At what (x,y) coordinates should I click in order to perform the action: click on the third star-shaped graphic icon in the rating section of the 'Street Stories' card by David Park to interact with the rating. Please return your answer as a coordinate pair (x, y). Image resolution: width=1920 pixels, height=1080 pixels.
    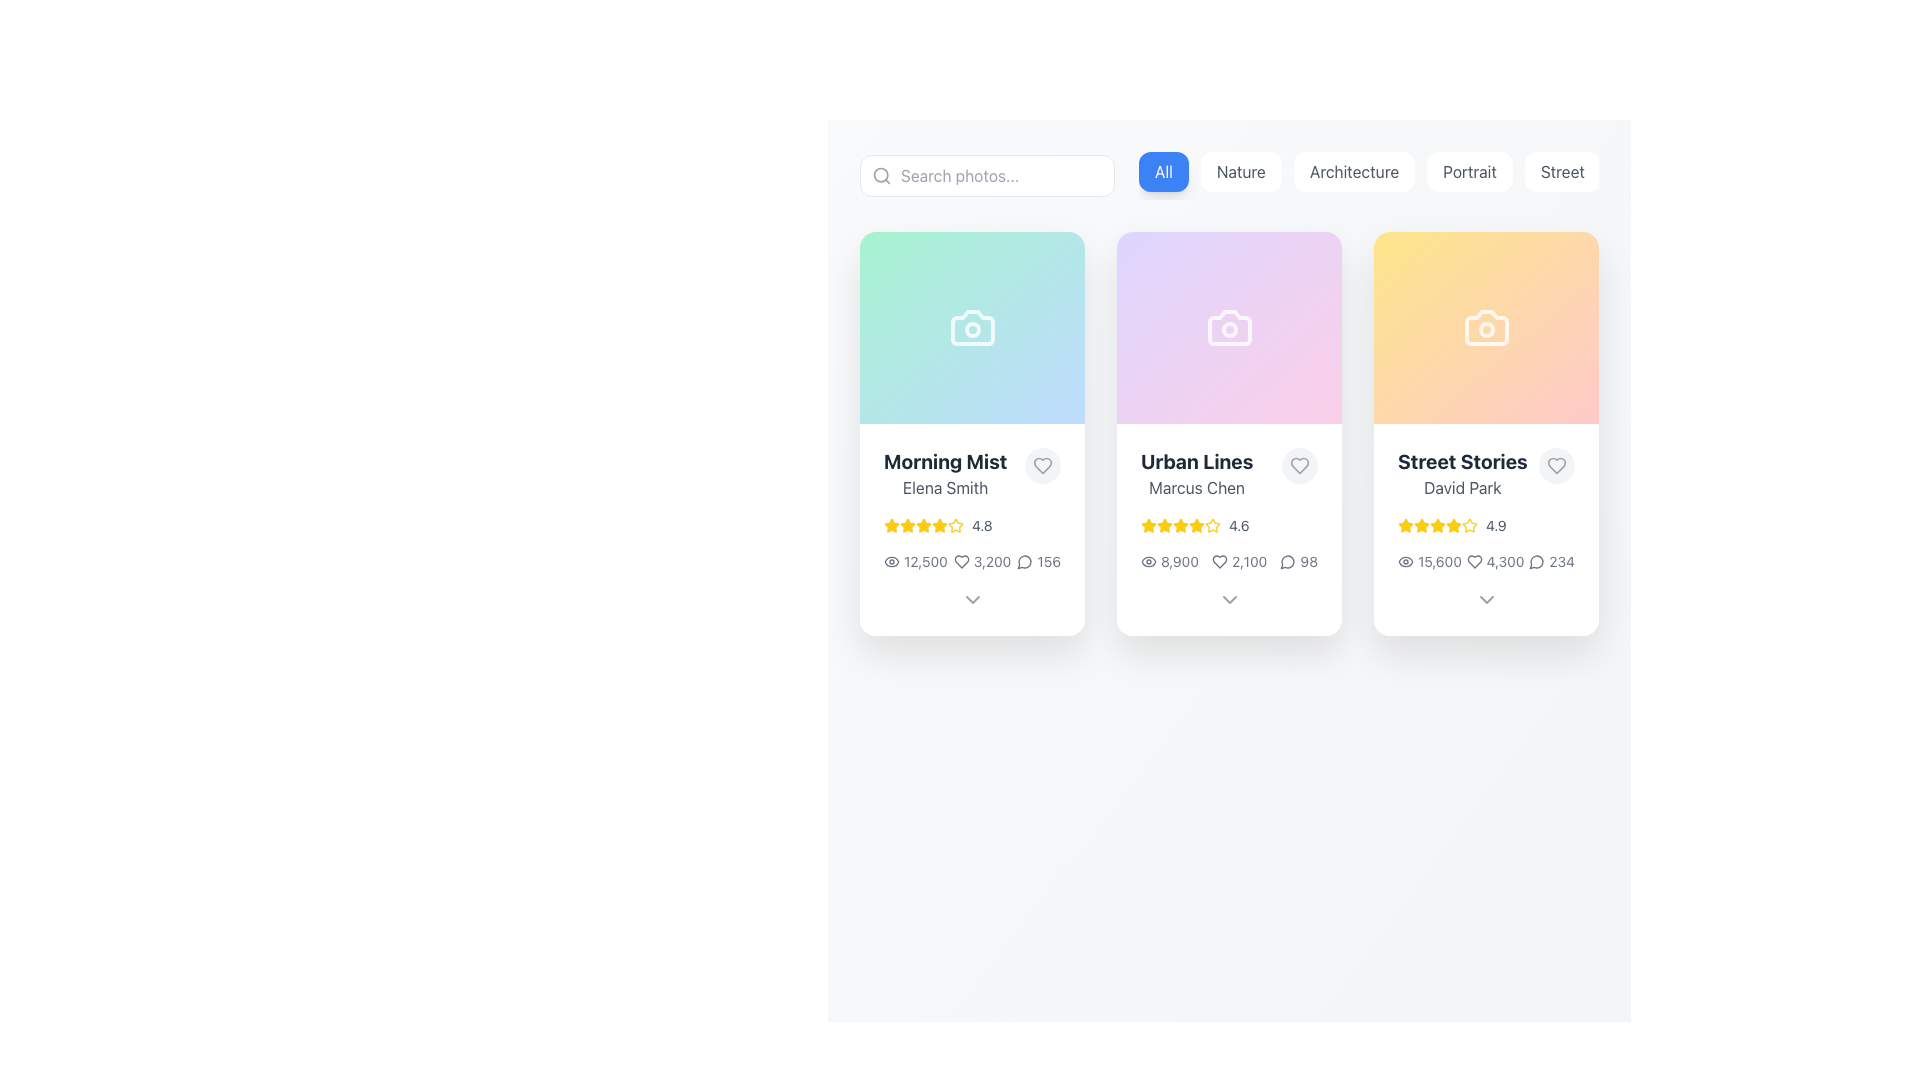
    Looking at the image, I should click on (1420, 524).